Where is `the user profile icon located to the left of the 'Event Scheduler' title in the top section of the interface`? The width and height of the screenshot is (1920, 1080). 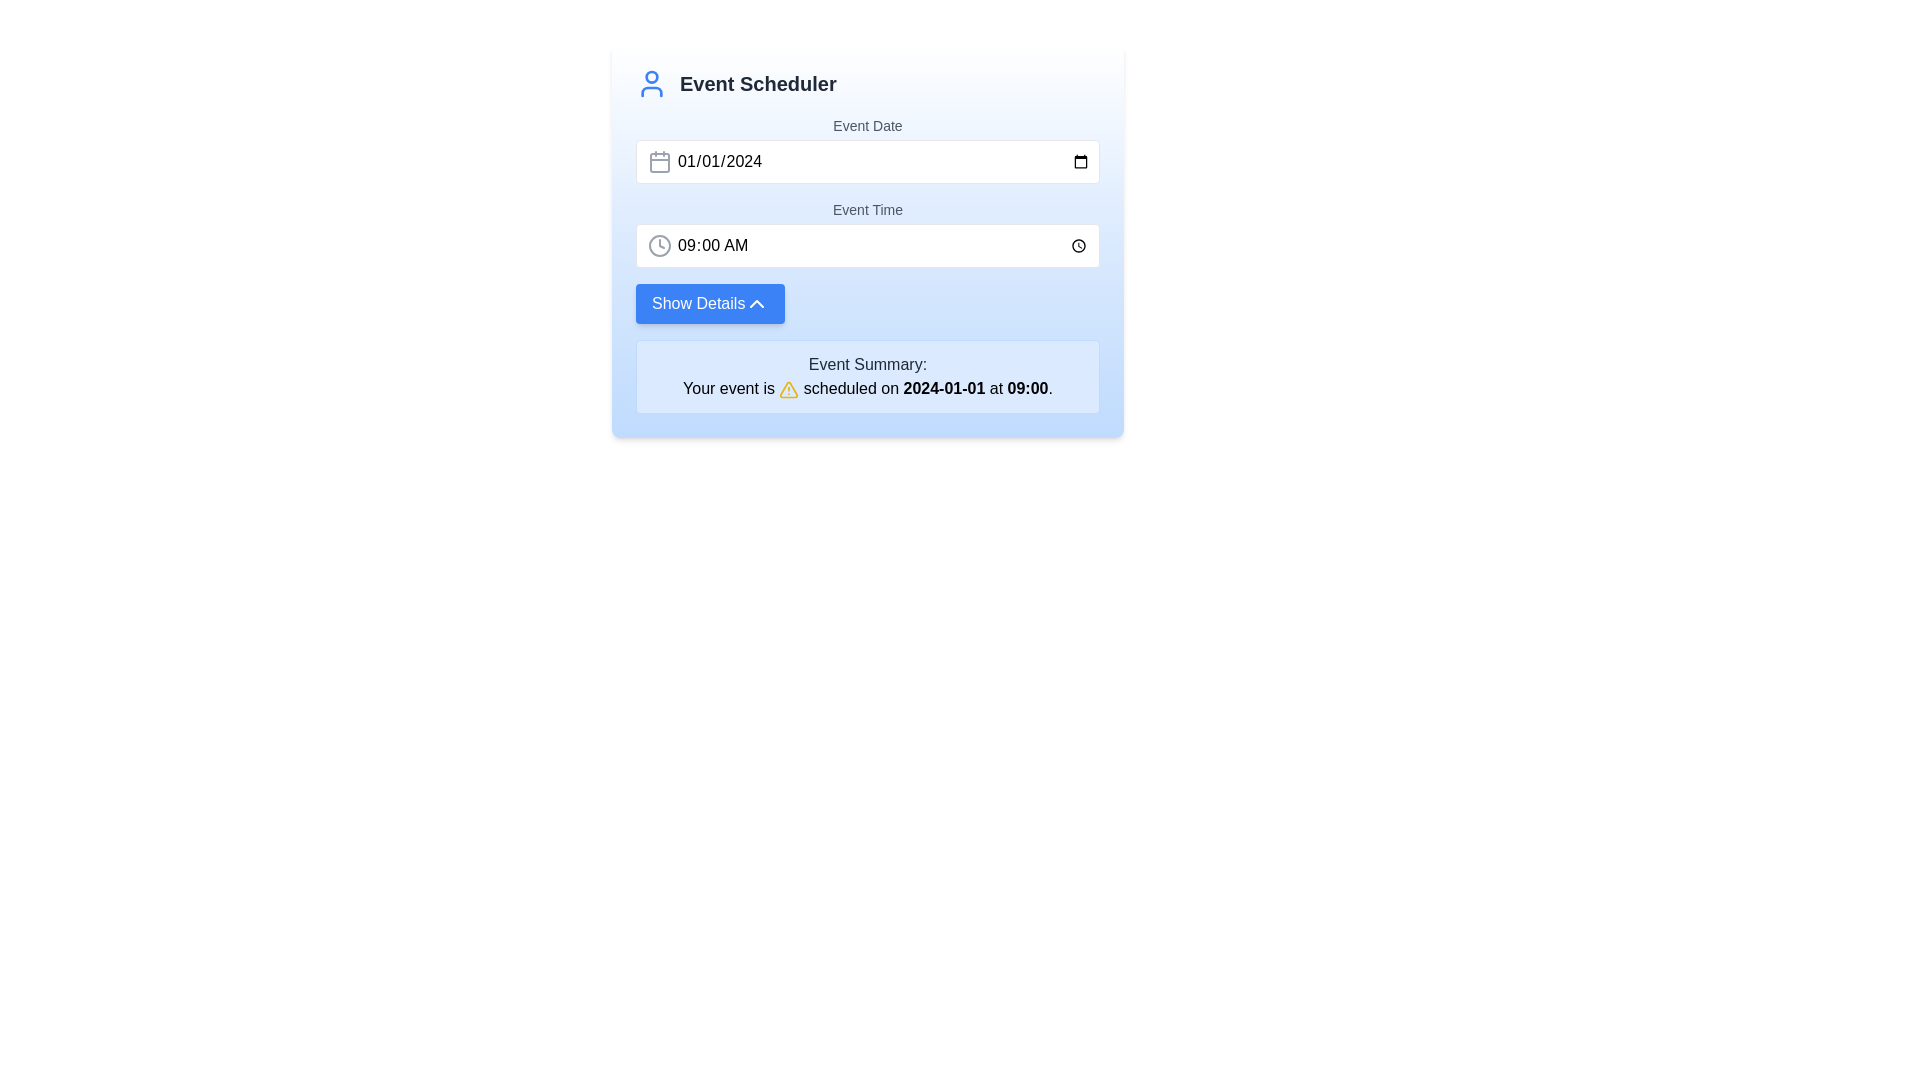
the user profile icon located to the left of the 'Event Scheduler' title in the top section of the interface is located at coordinates (652, 83).